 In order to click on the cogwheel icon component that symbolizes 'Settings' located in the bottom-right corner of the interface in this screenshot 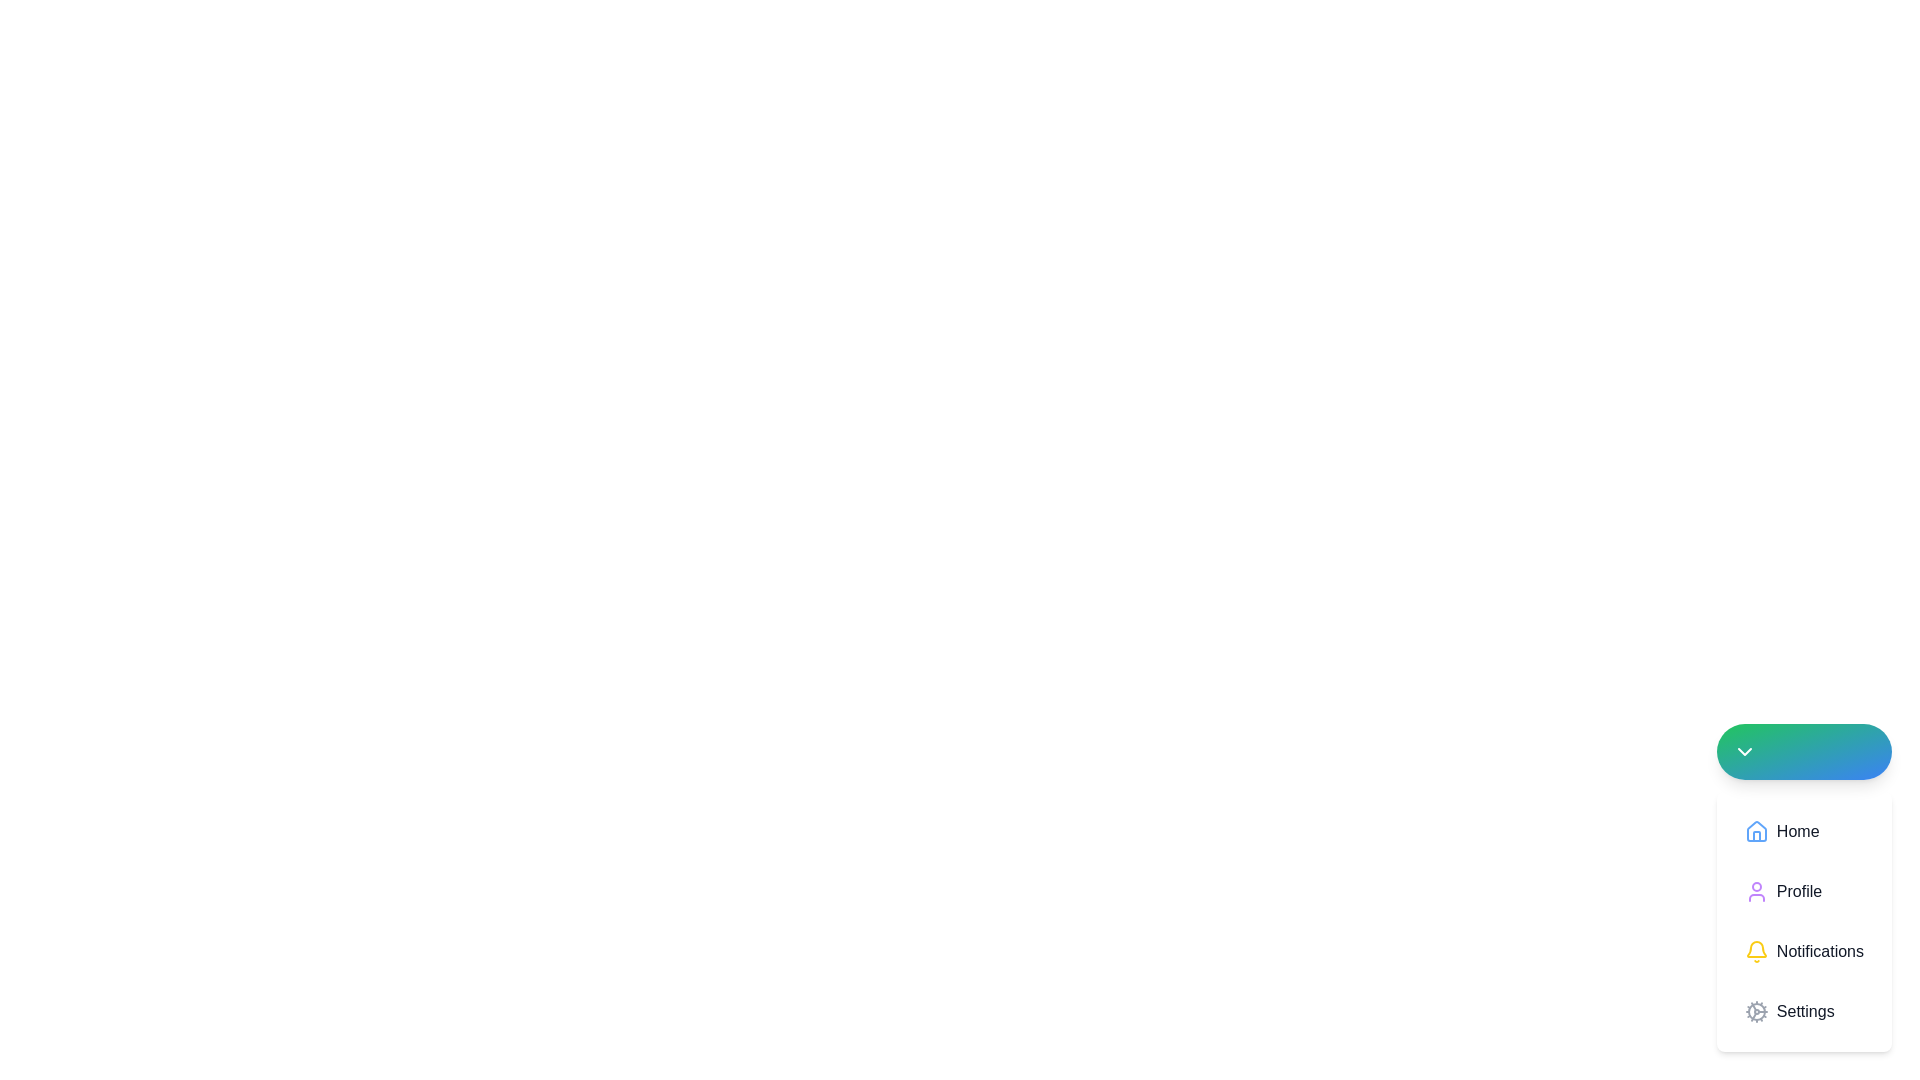, I will do `click(1755, 1011)`.